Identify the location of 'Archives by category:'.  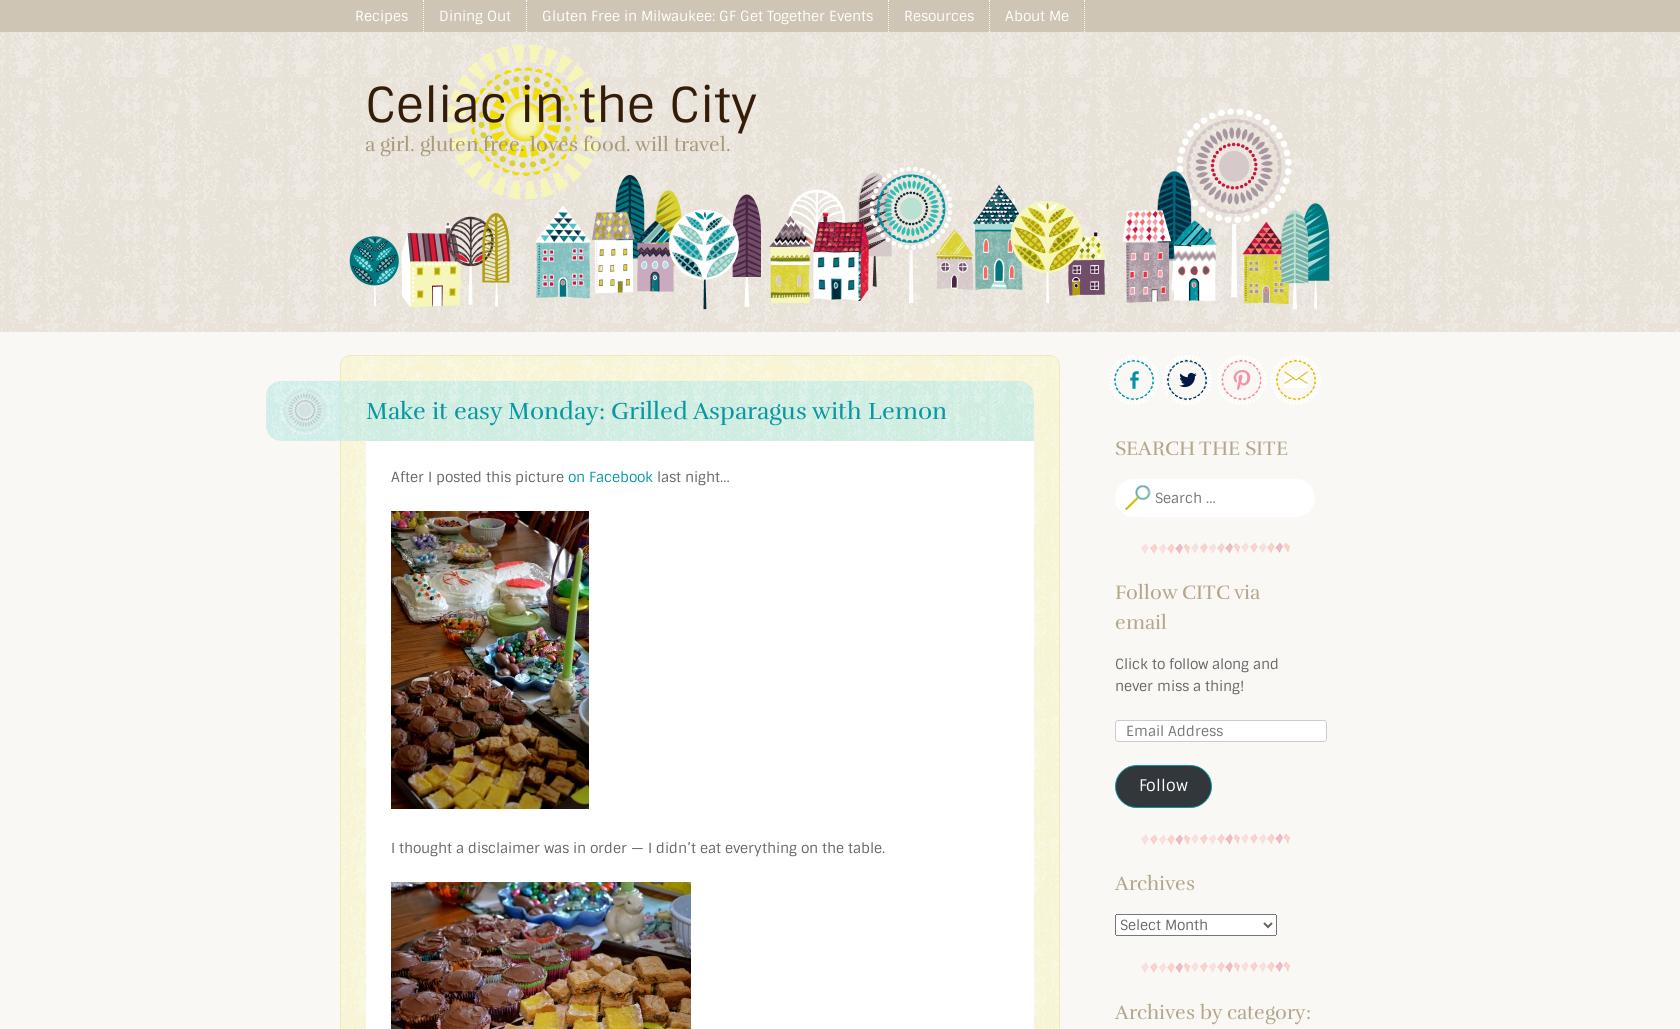
(1212, 1010).